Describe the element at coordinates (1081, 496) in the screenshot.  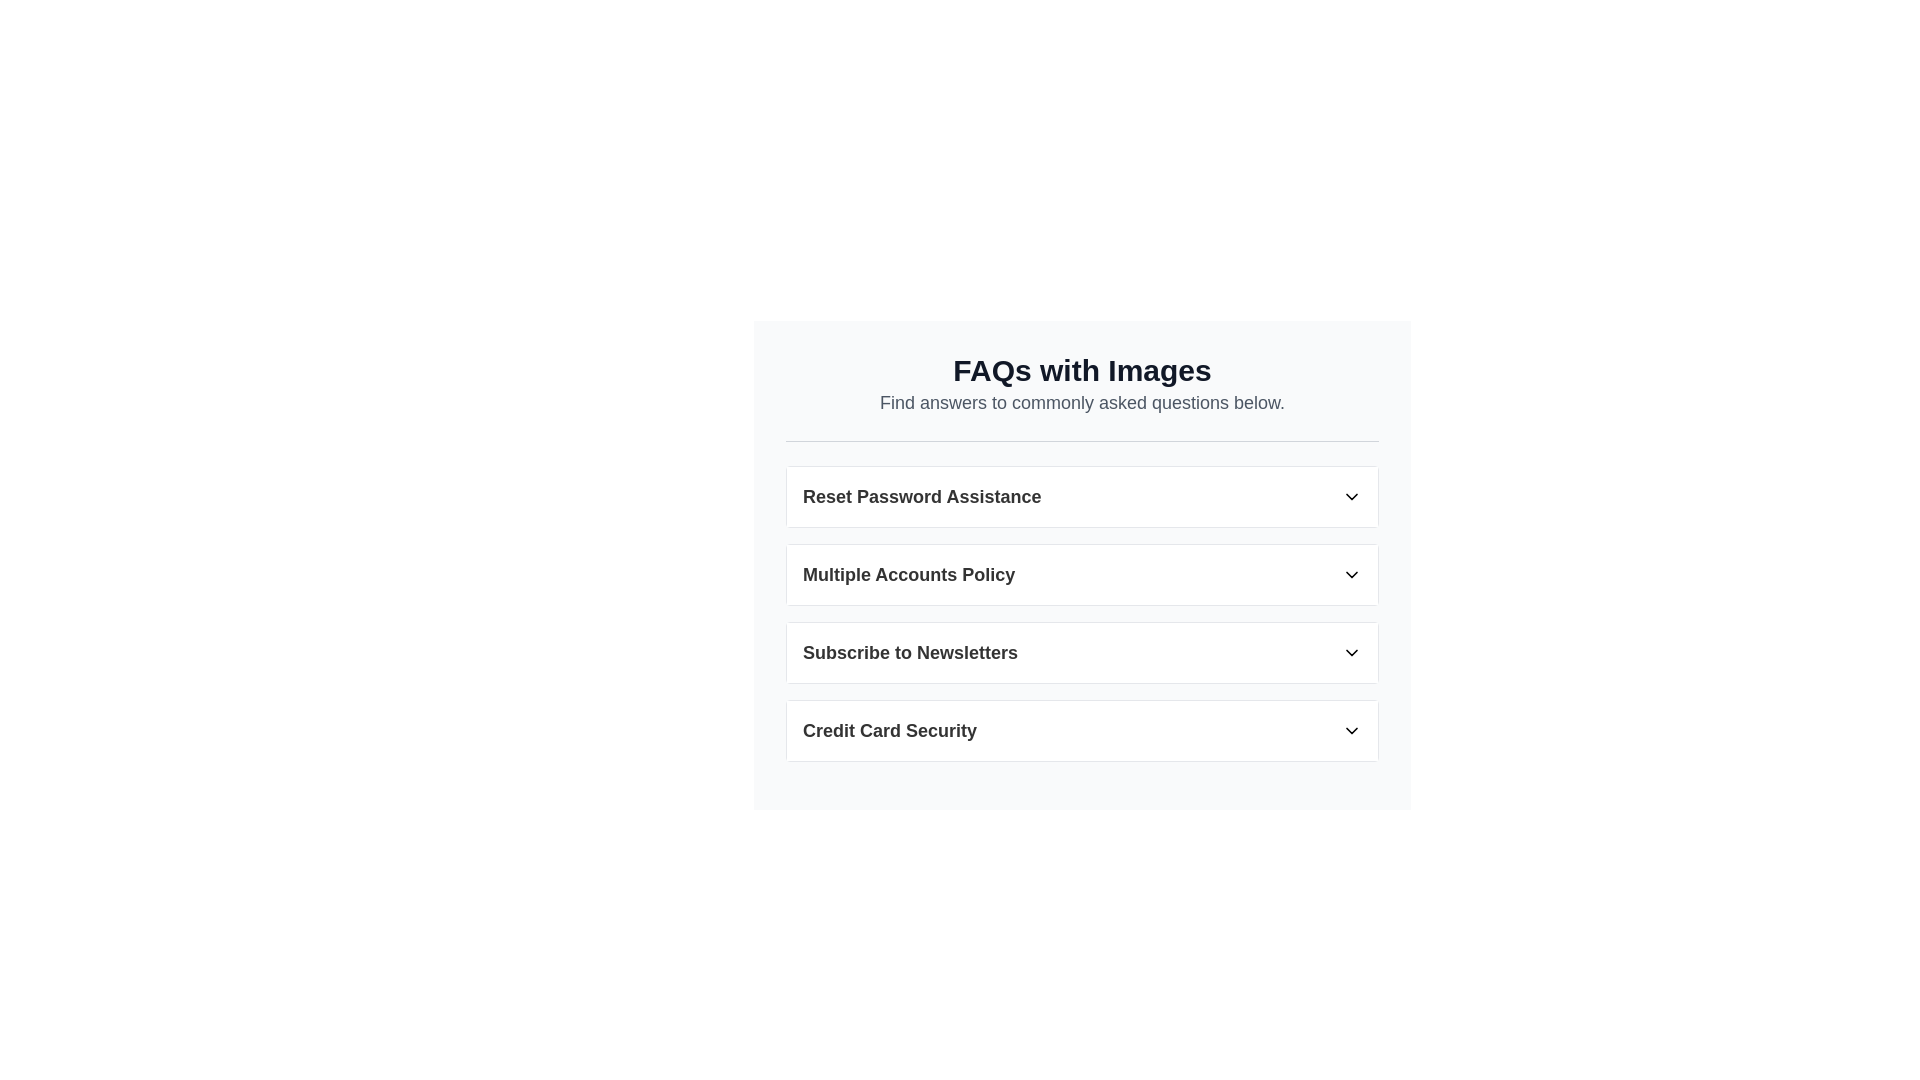
I see `the Dropdown toggle labeled 'Reset Password Assistance'` at that location.